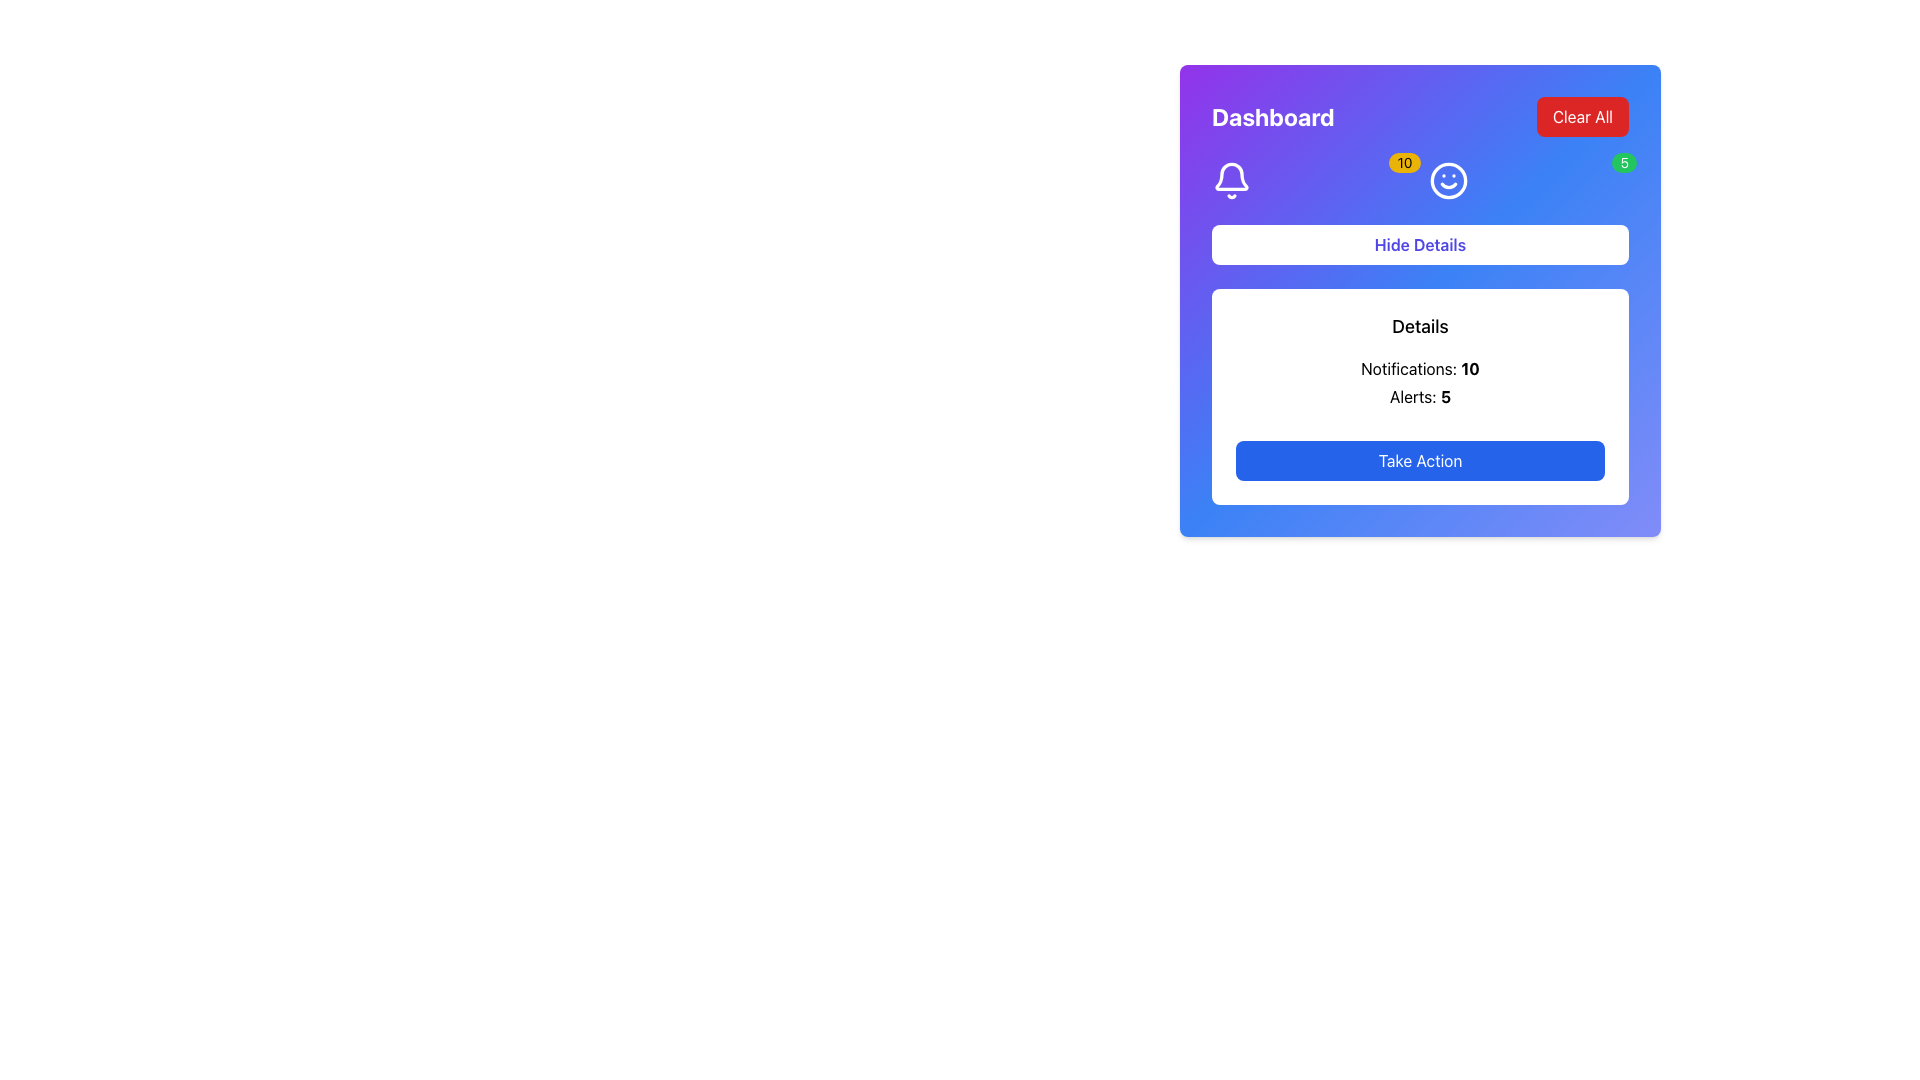 The height and width of the screenshot is (1080, 1920). What do you see at coordinates (1231, 181) in the screenshot?
I see `the bell icon notification indicator outlined in white against a purple background` at bounding box center [1231, 181].